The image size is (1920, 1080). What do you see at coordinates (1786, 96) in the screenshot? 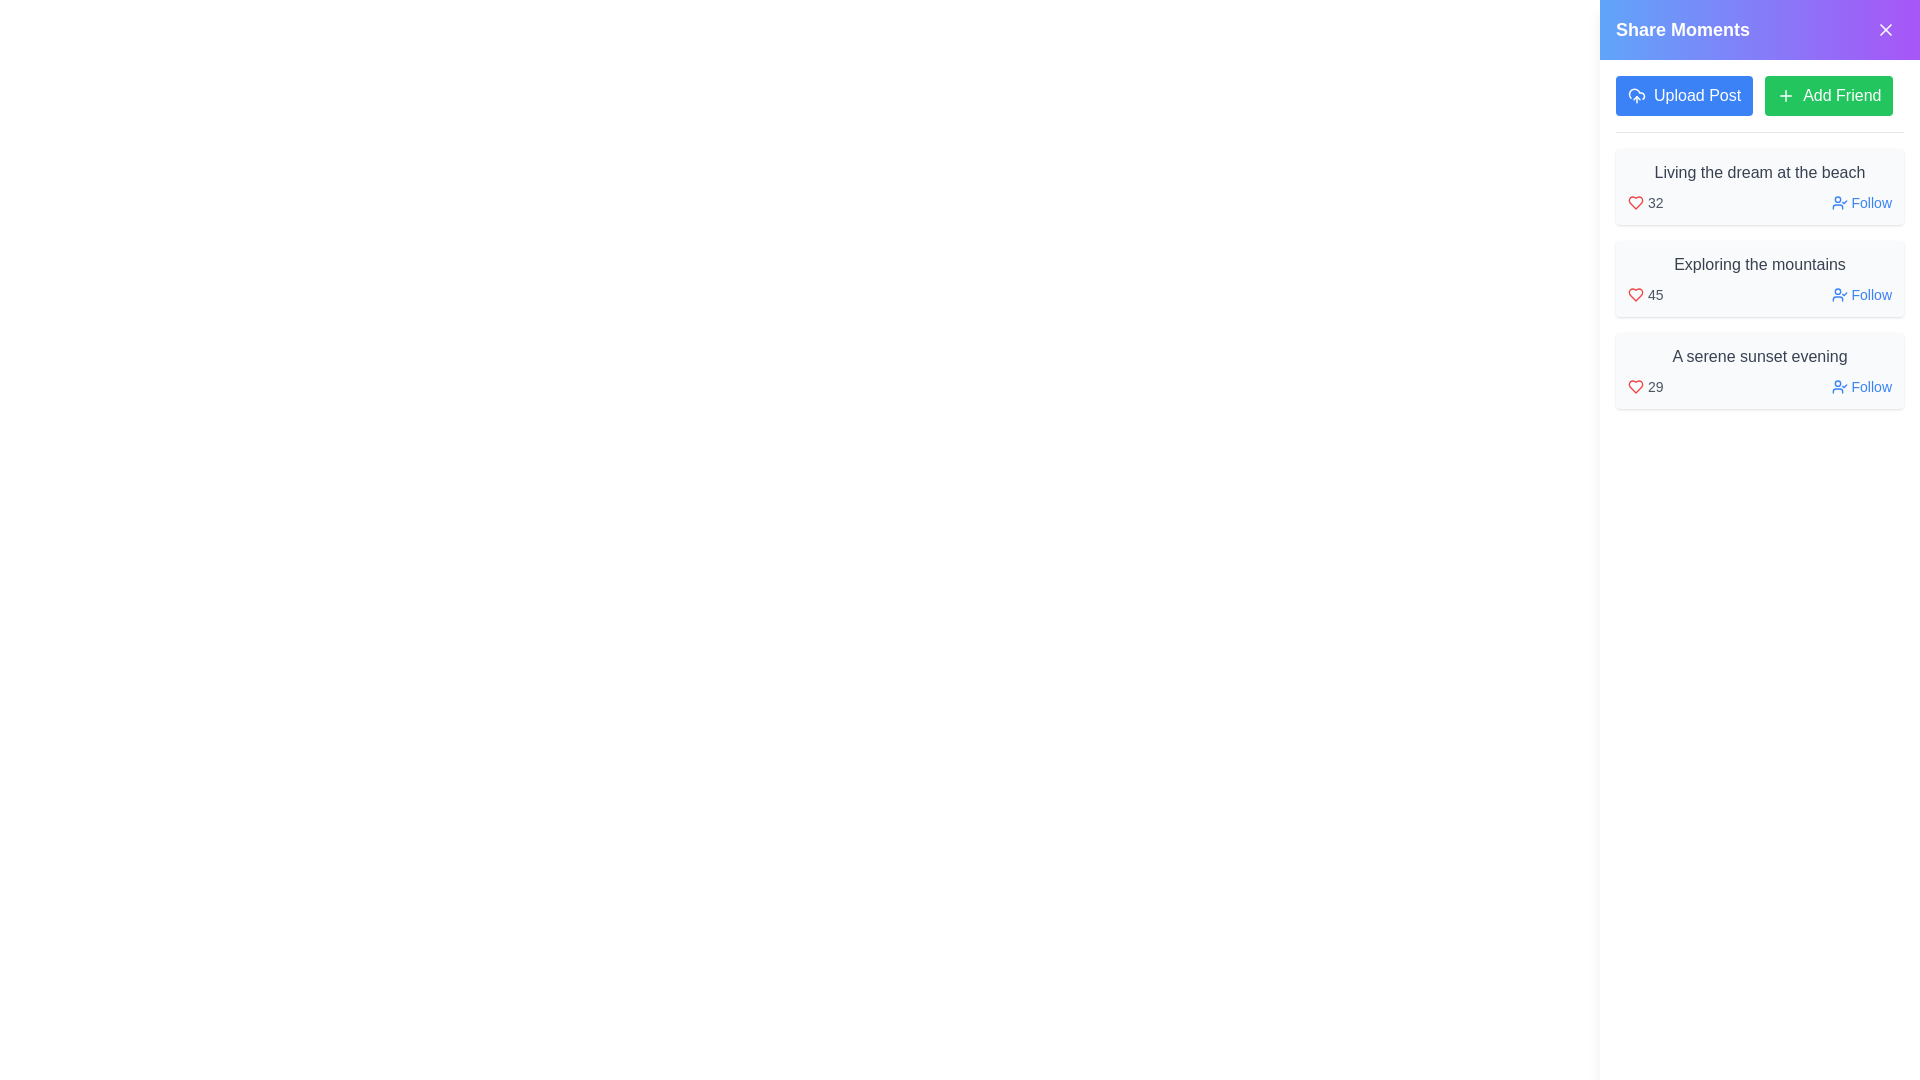
I see `the small plus sign icon centered within the green 'Add Friend' button located in the top-right corner of the UI` at bounding box center [1786, 96].